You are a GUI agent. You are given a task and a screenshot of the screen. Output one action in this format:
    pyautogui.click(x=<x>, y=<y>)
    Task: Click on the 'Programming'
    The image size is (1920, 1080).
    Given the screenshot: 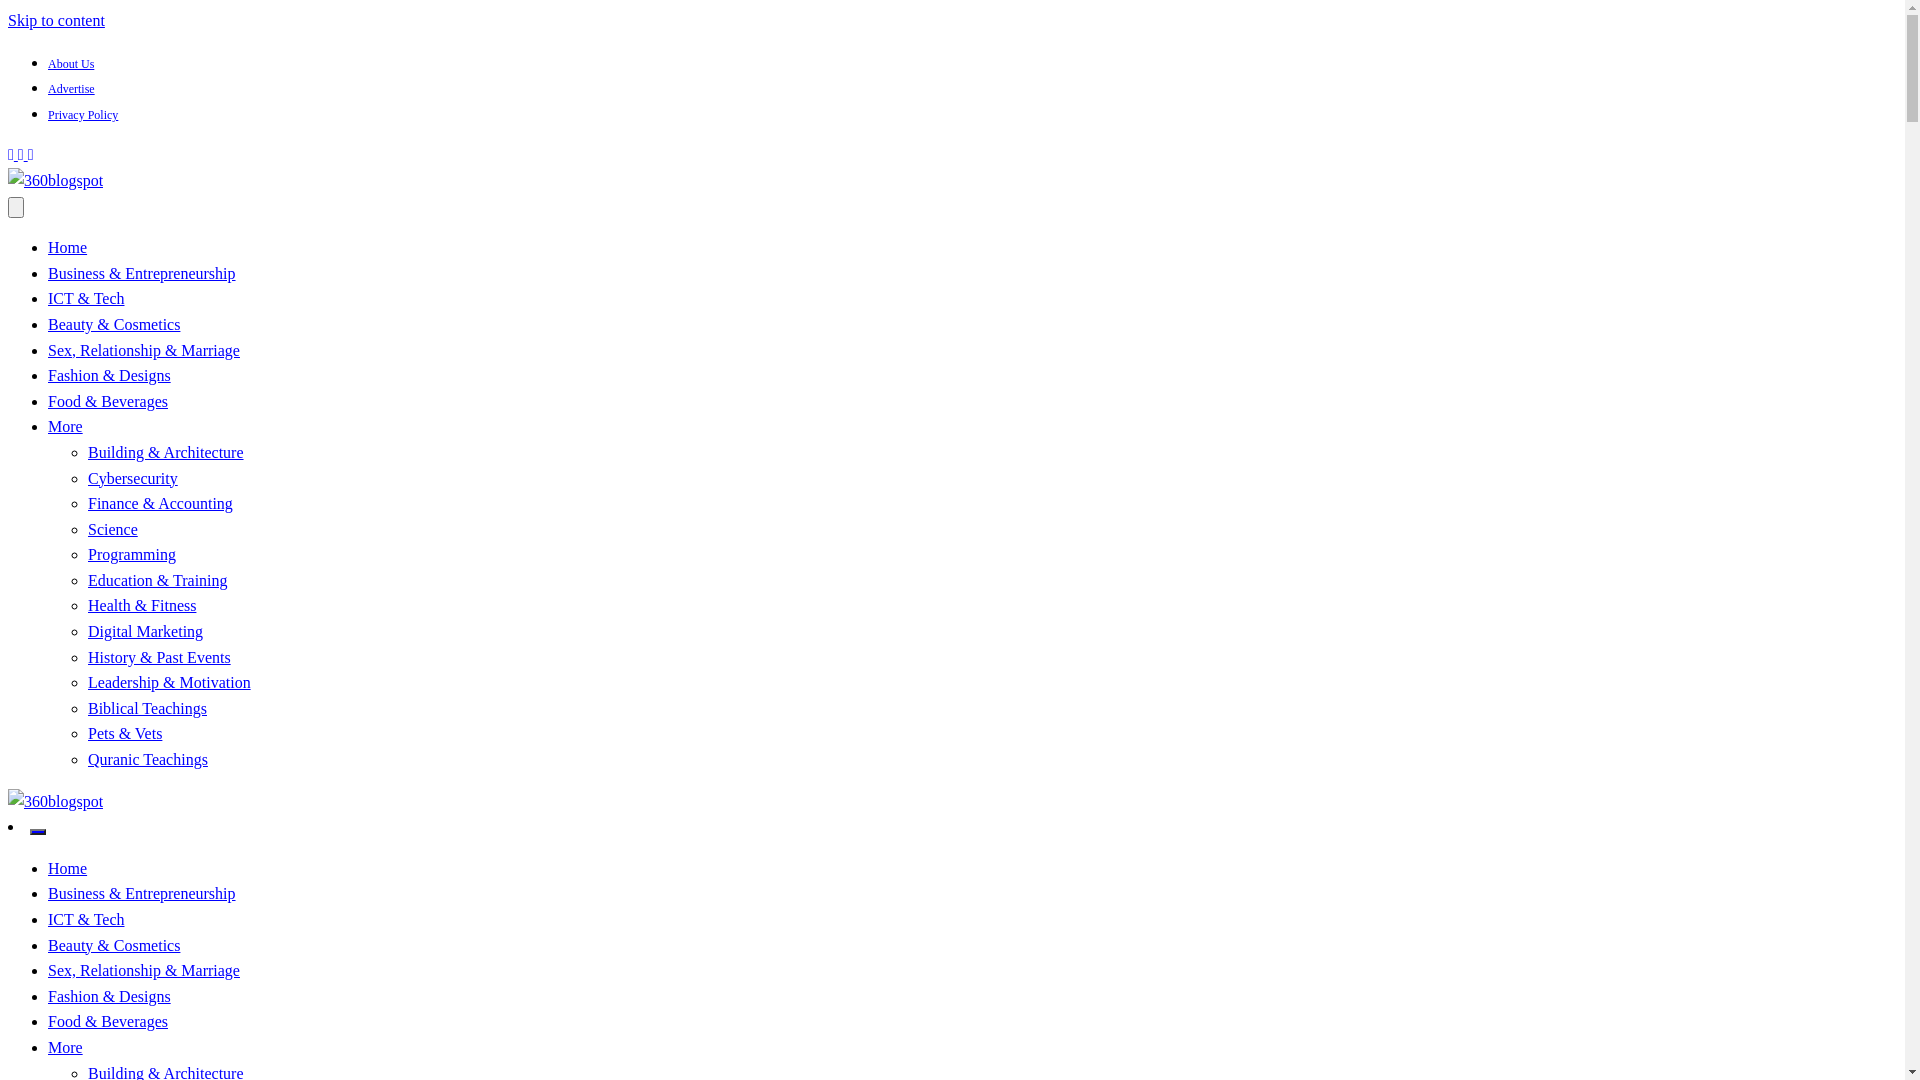 What is the action you would take?
    pyautogui.click(x=130, y=554)
    